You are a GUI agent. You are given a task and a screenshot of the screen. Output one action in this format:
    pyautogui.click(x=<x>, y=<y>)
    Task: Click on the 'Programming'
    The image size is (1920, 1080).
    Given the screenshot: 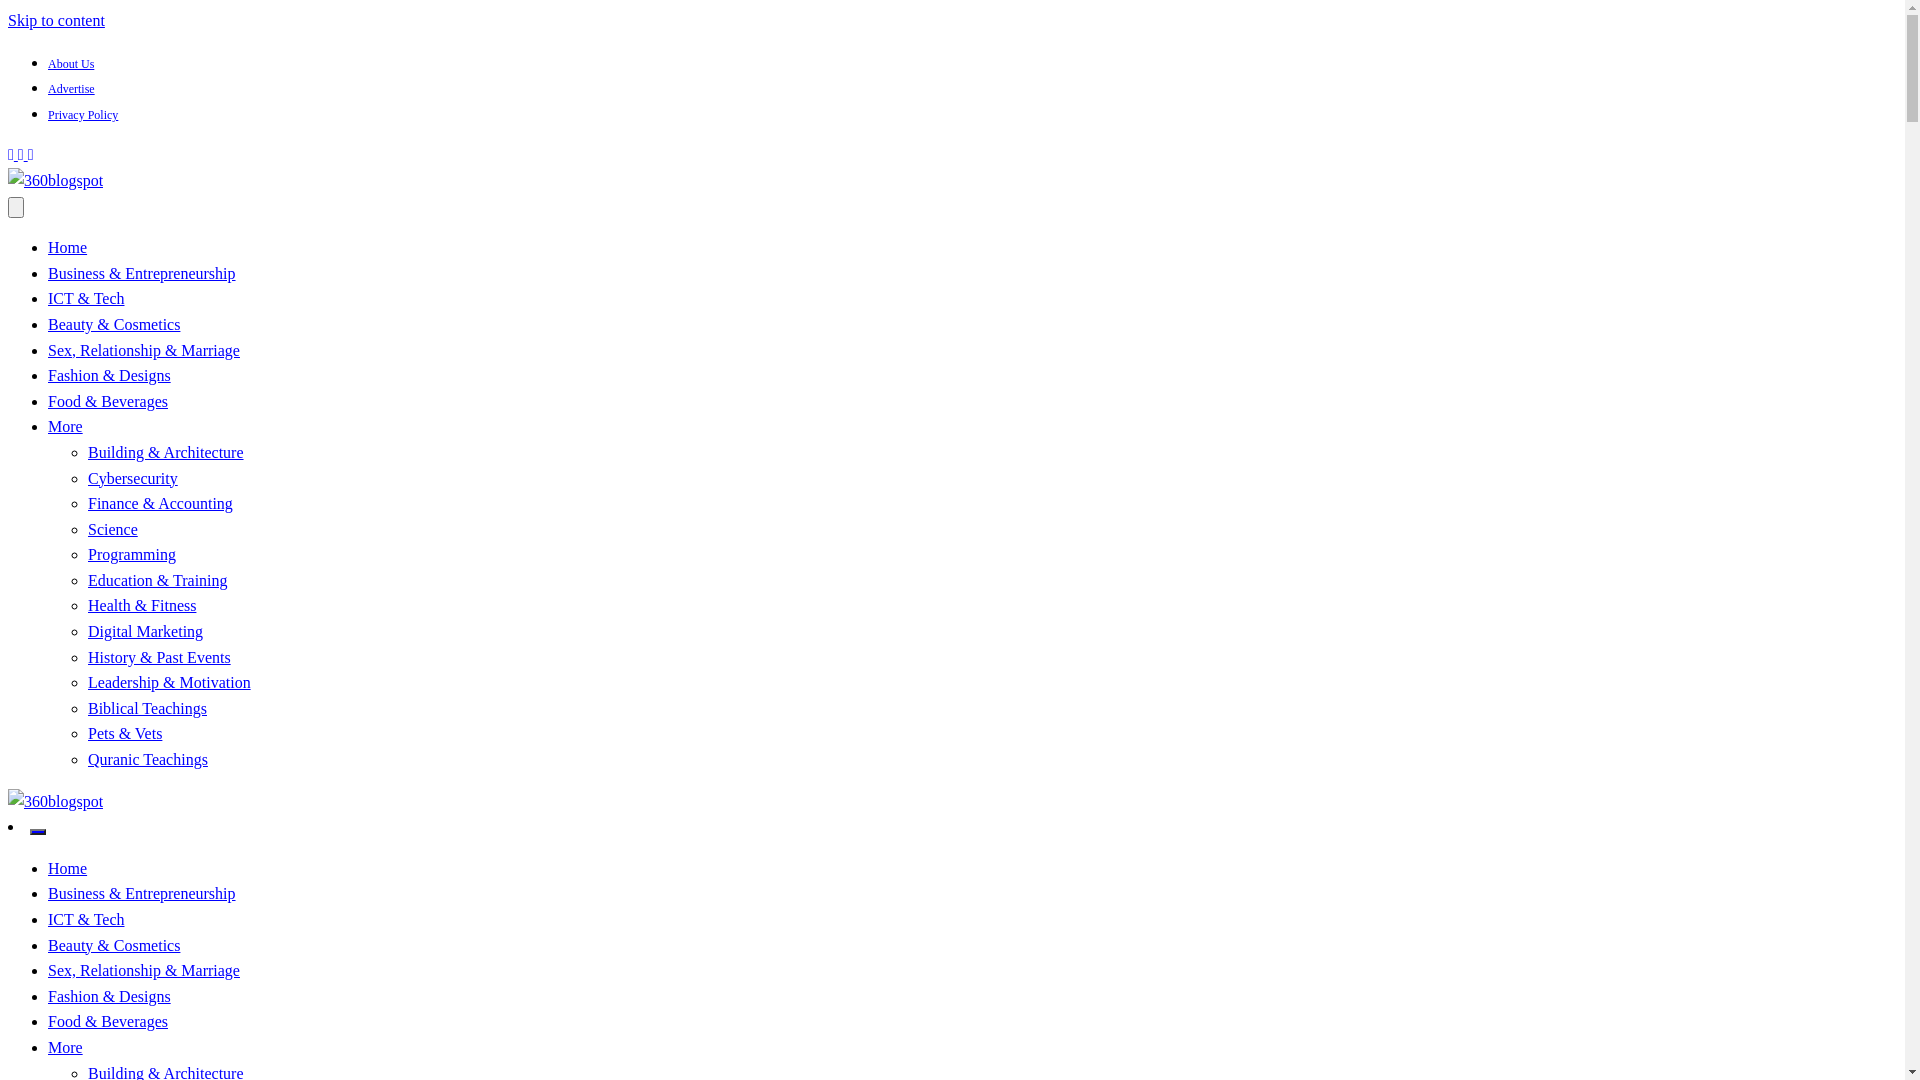 What is the action you would take?
    pyautogui.click(x=130, y=554)
    